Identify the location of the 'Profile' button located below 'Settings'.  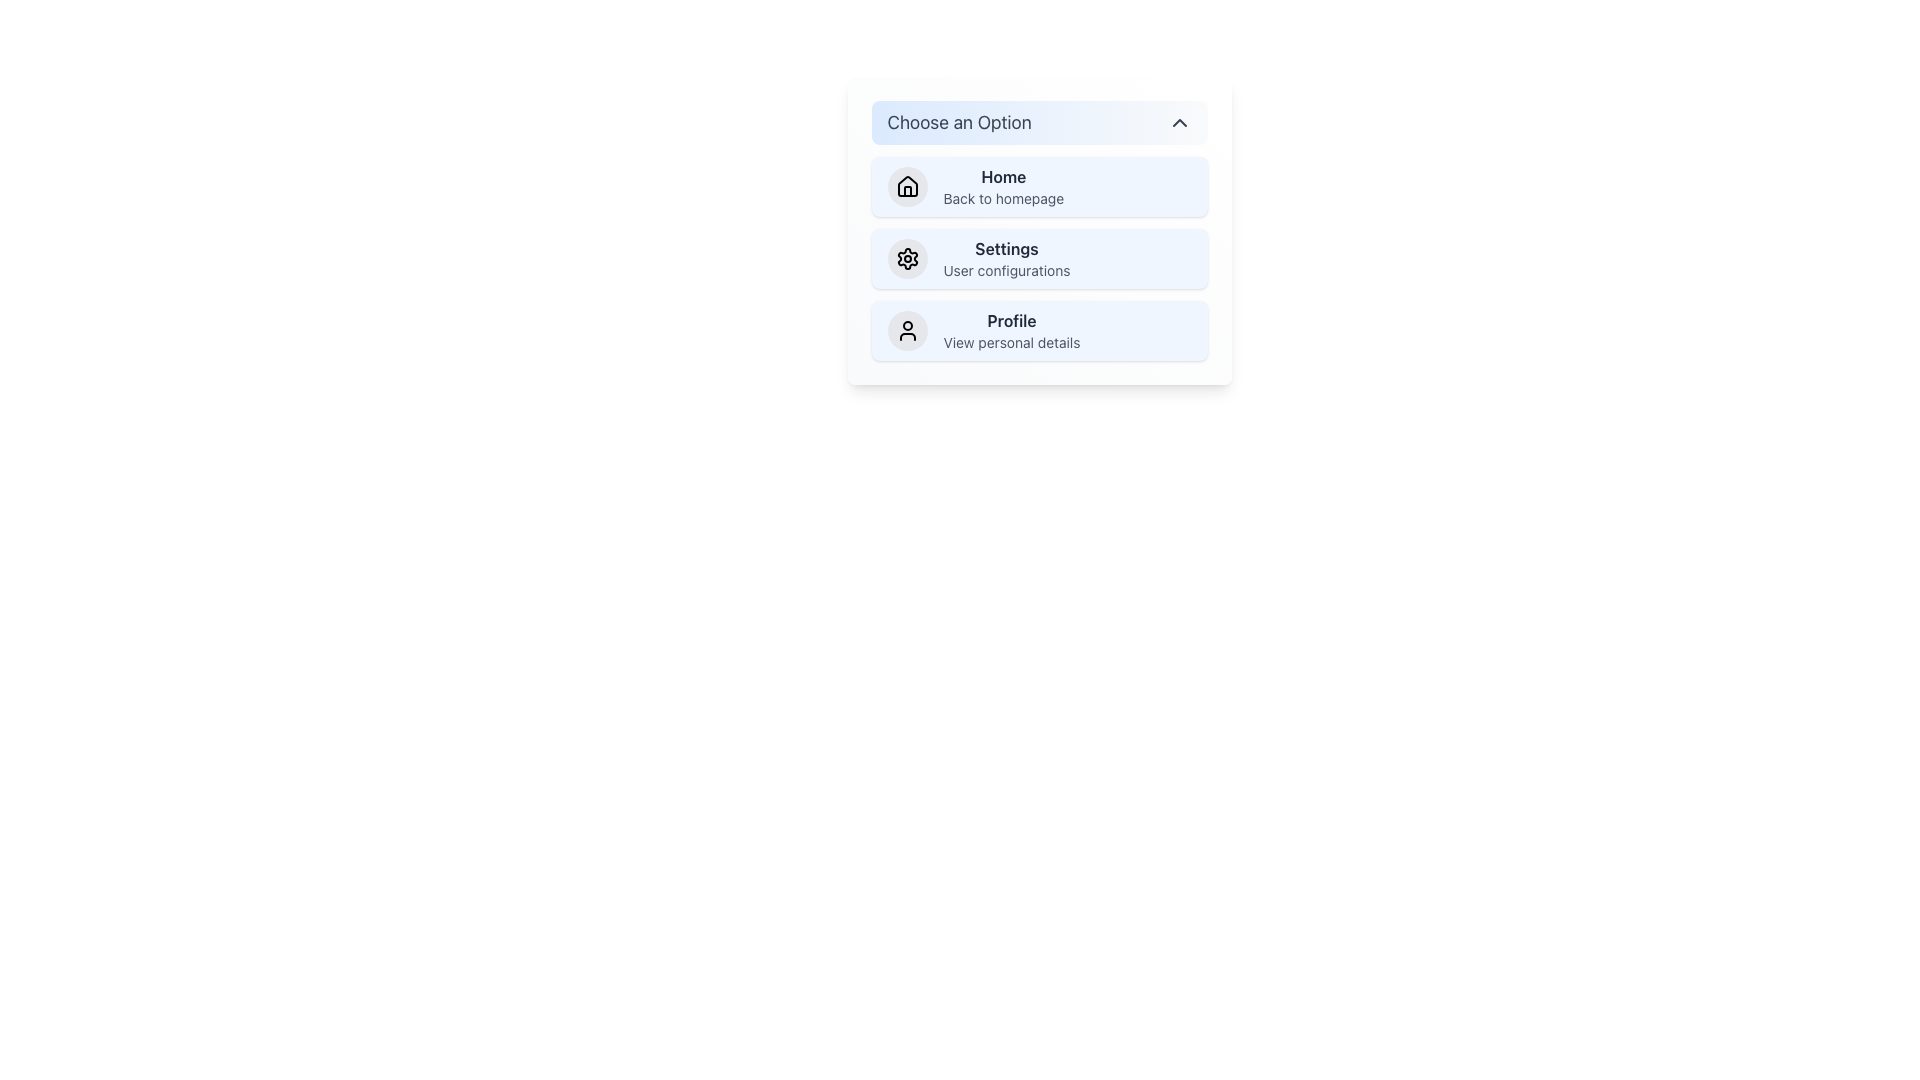
(1012, 330).